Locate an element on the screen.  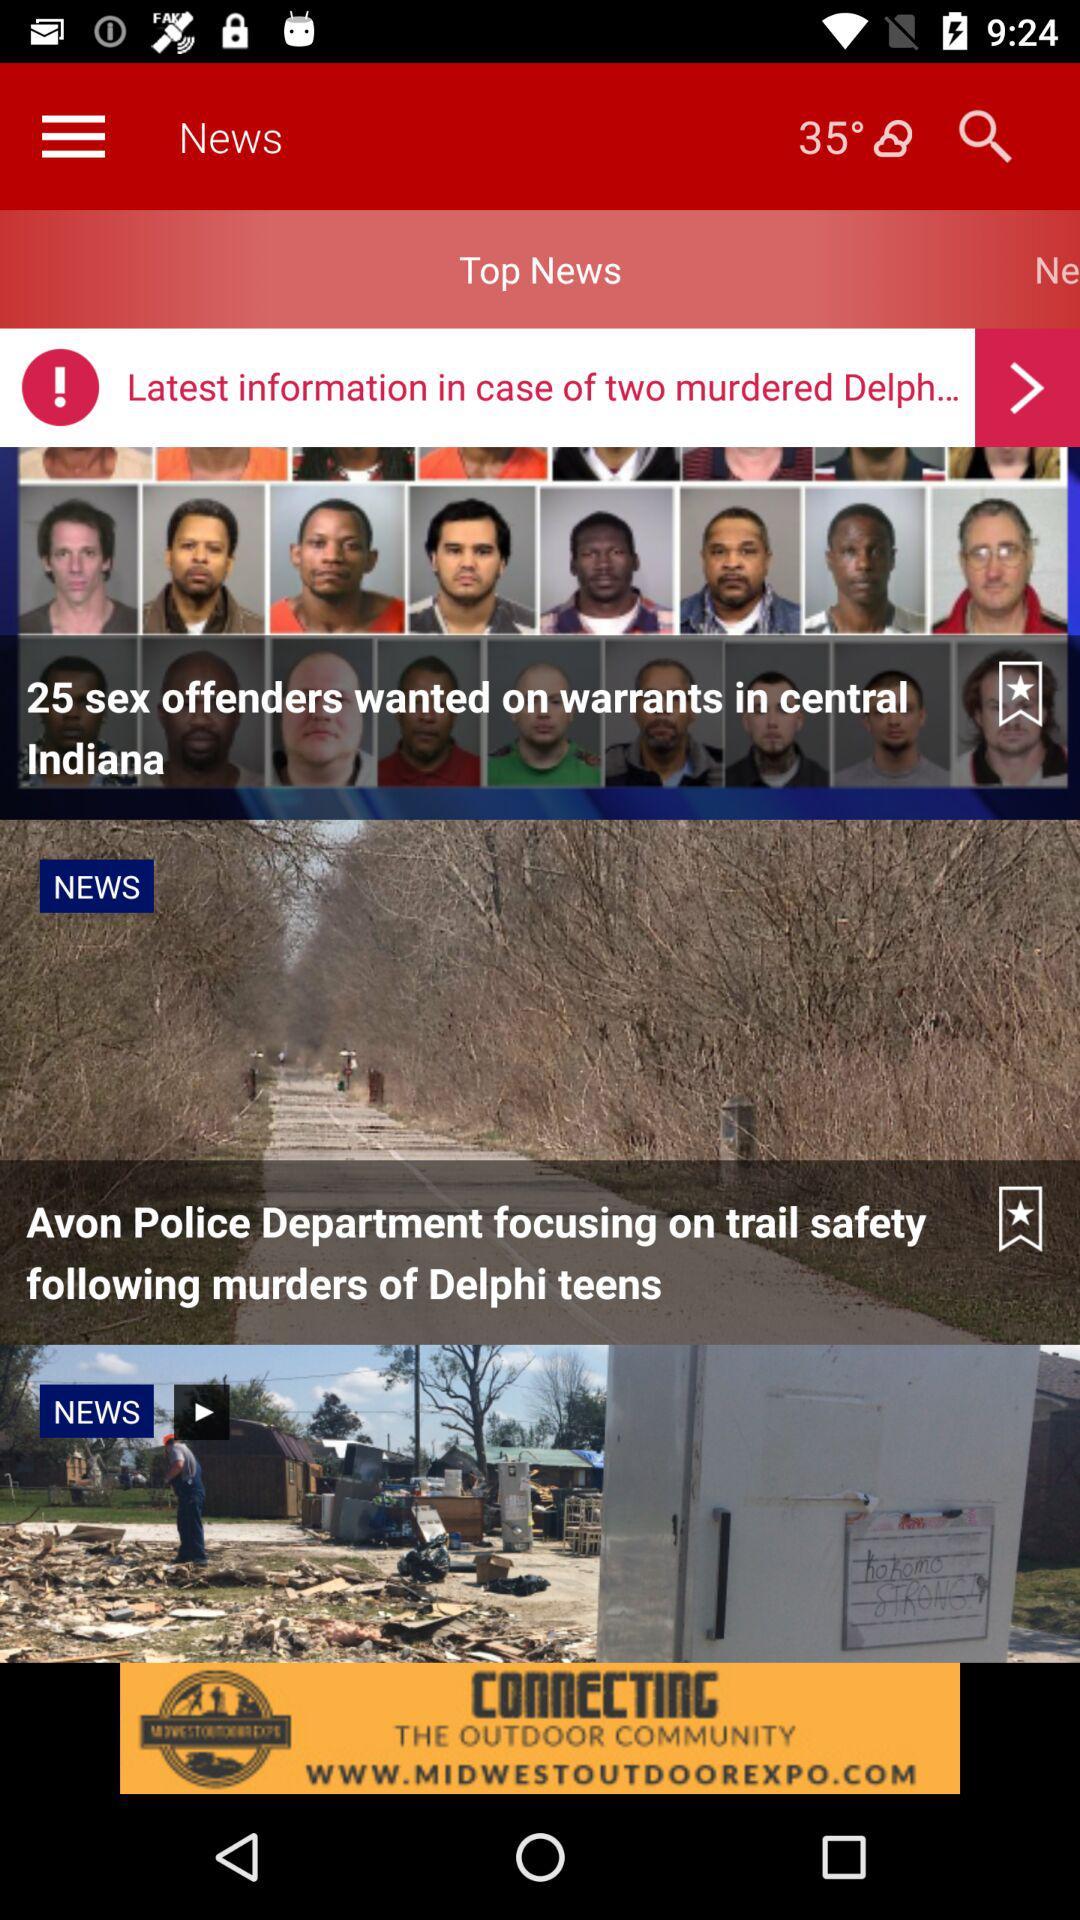
search button is located at coordinates (984, 135).